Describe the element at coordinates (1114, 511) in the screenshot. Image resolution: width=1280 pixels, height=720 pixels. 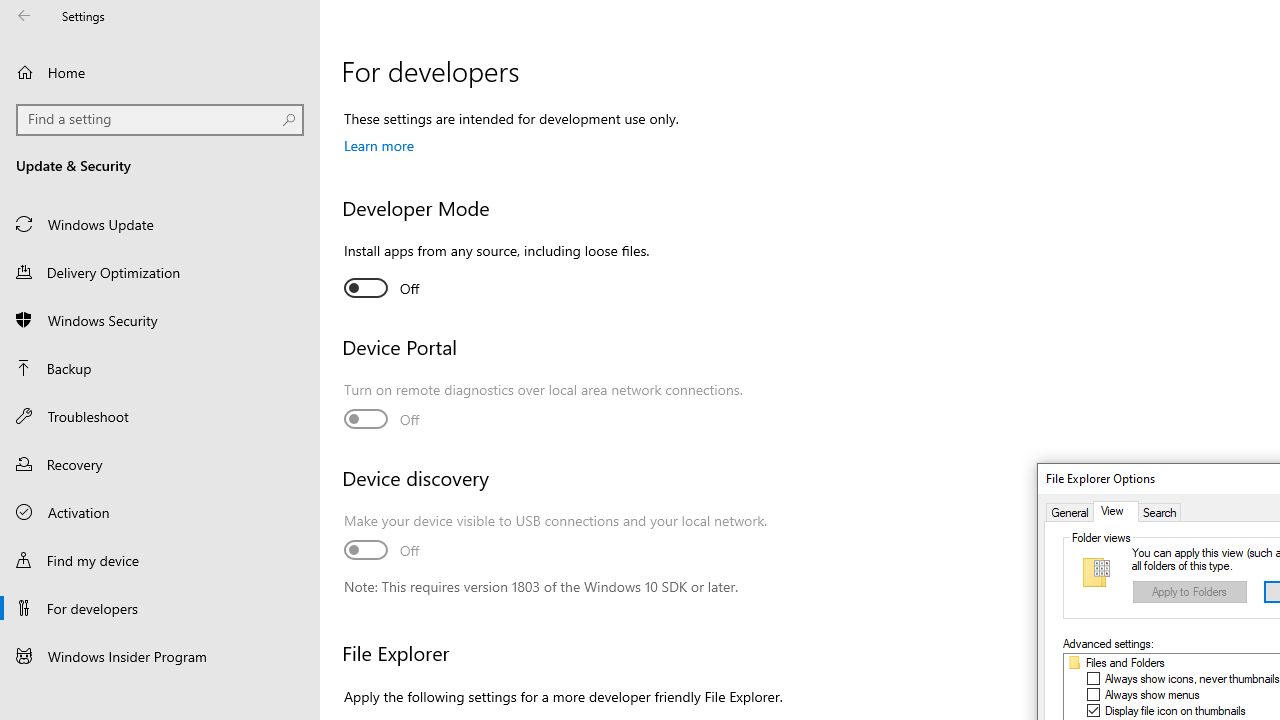
I see `'View'` at that location.